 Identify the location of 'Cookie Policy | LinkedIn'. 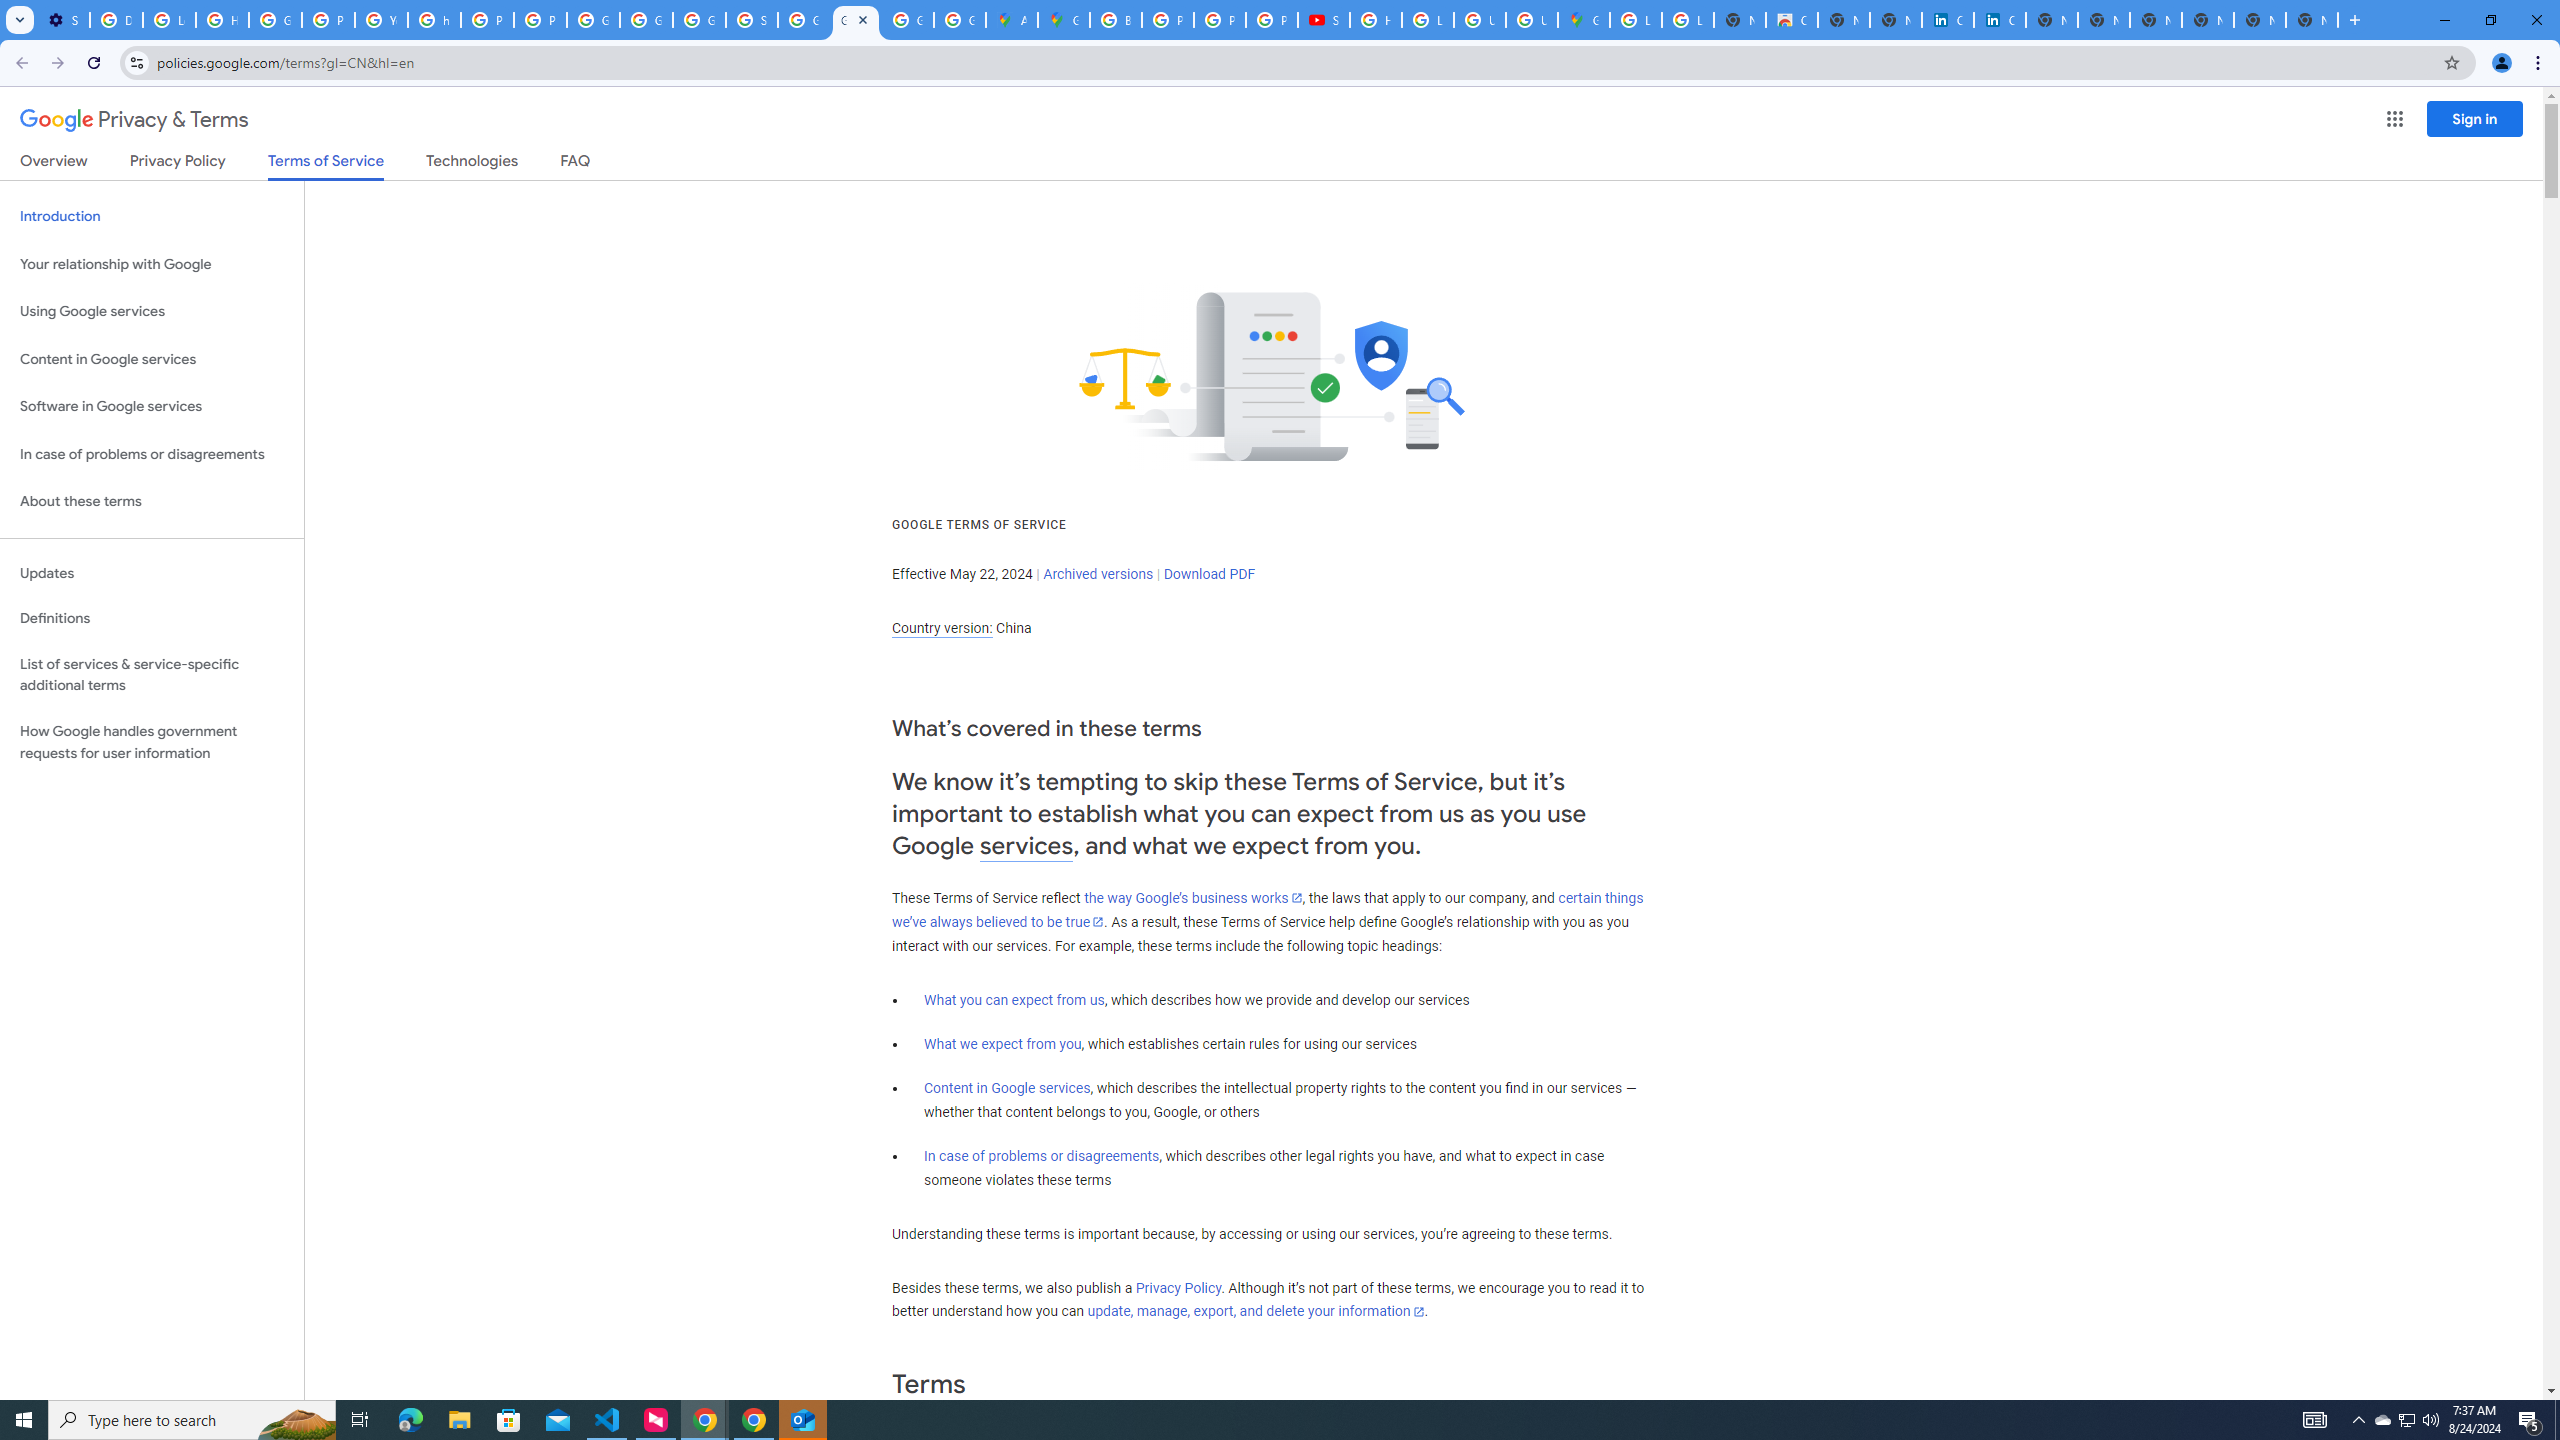
(2000, 19).